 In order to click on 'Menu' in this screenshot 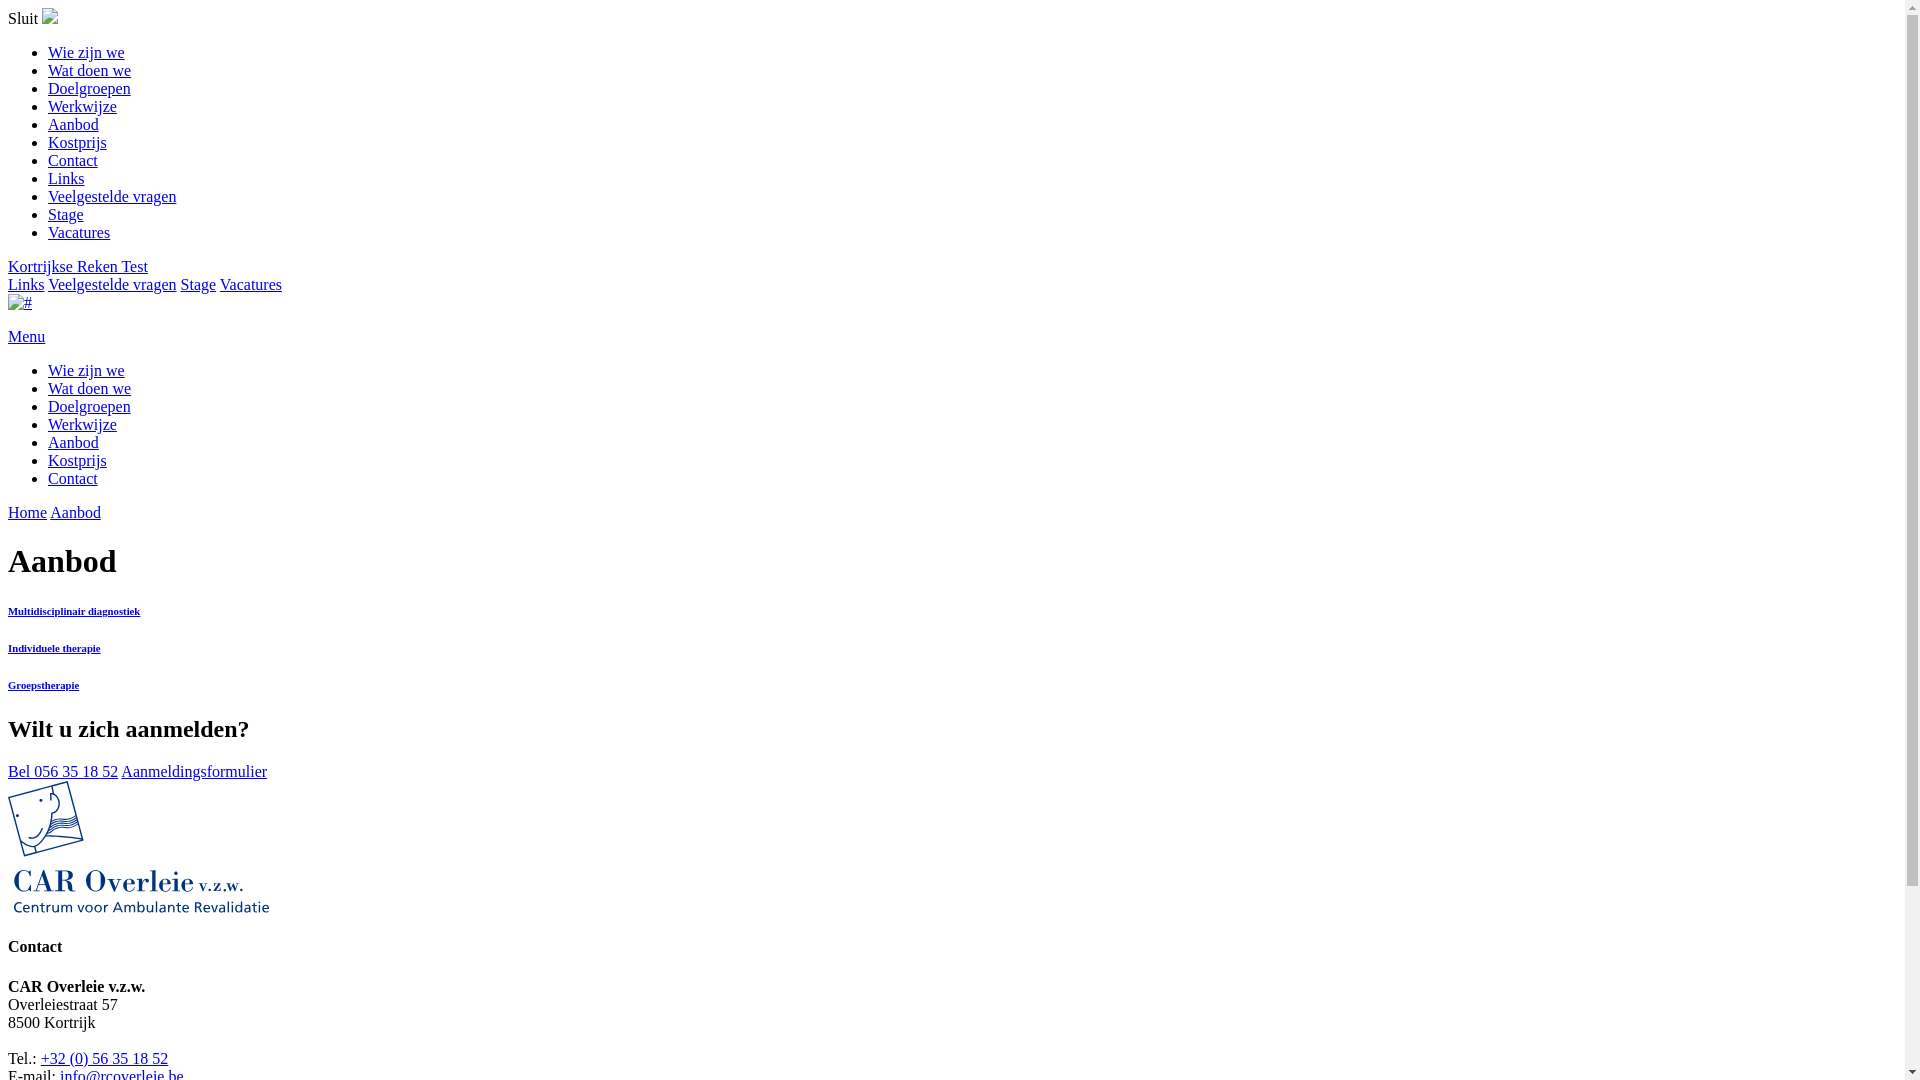, I will do `click(8, 353)`.